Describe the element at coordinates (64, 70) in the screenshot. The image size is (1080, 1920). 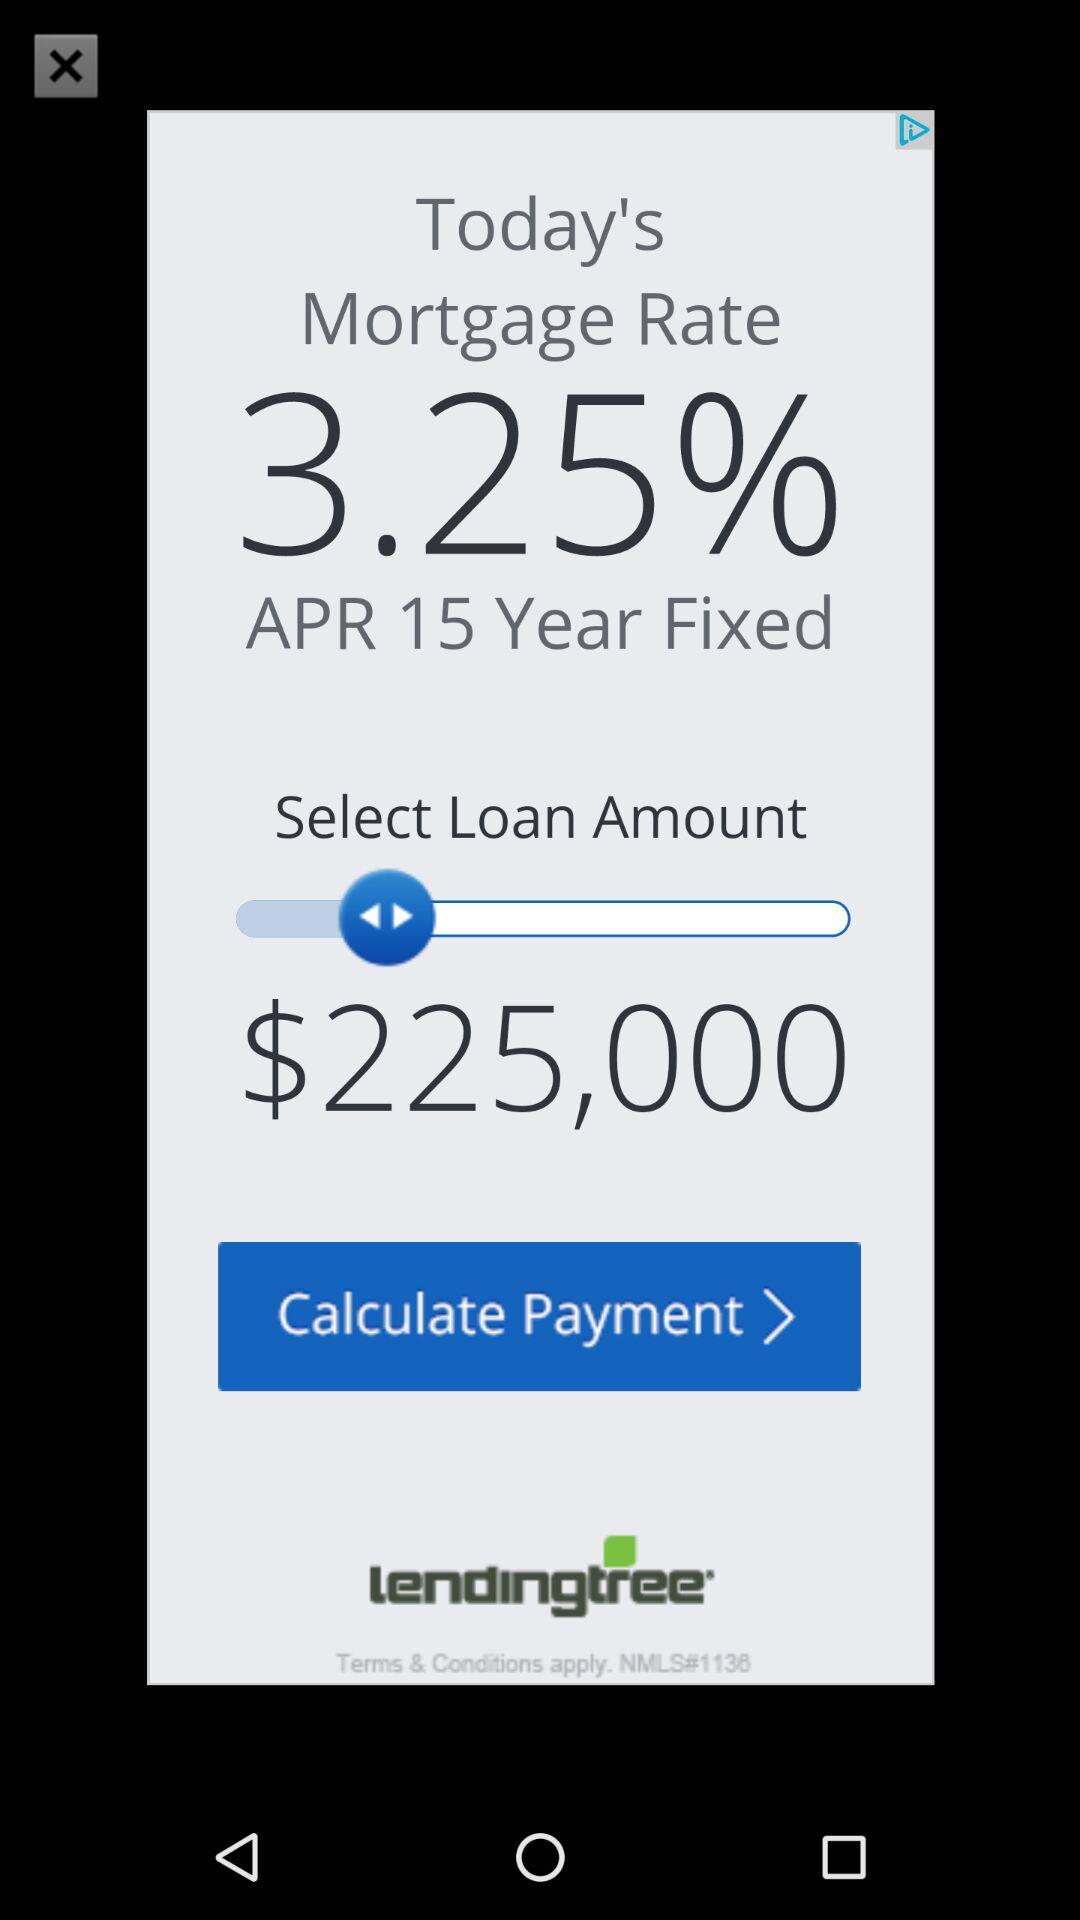
I see `the close icon` at that location.